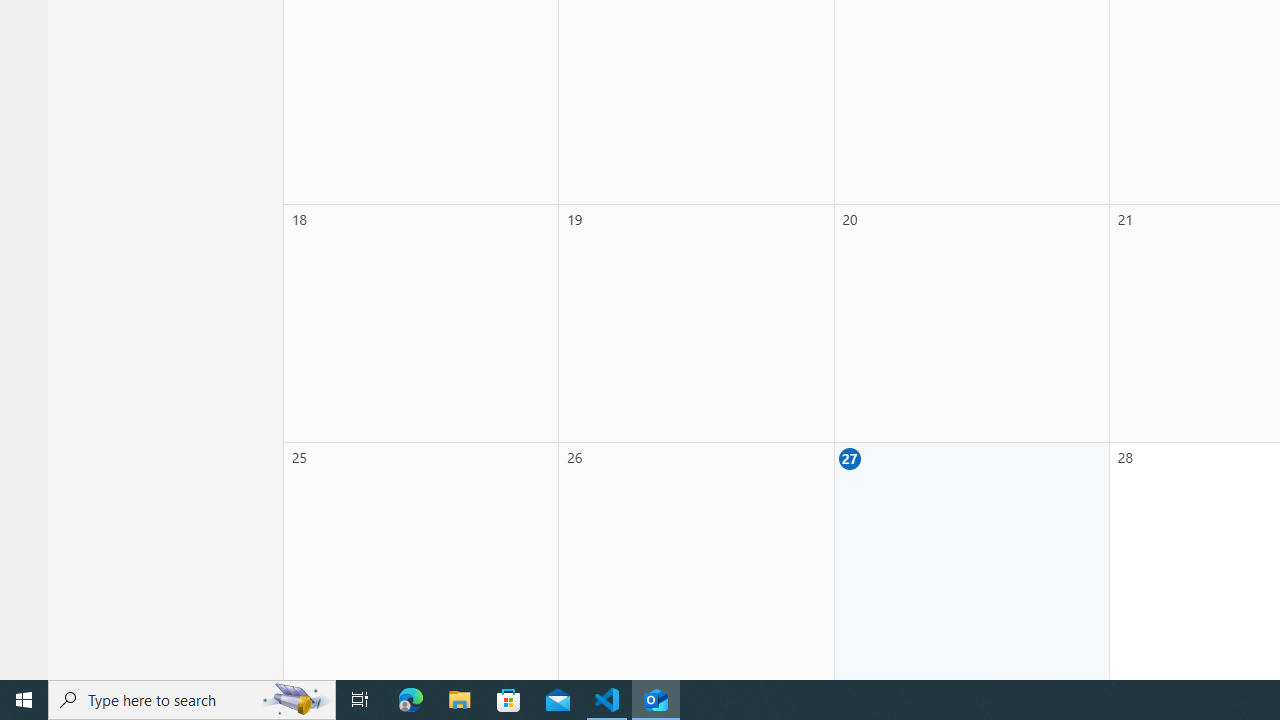 Image resolution: width=1280 pixels, height=720 pixels. Describe the element at coordinates (509, 698) in the screenshot. I see `'Microsoft Store'` at that location.